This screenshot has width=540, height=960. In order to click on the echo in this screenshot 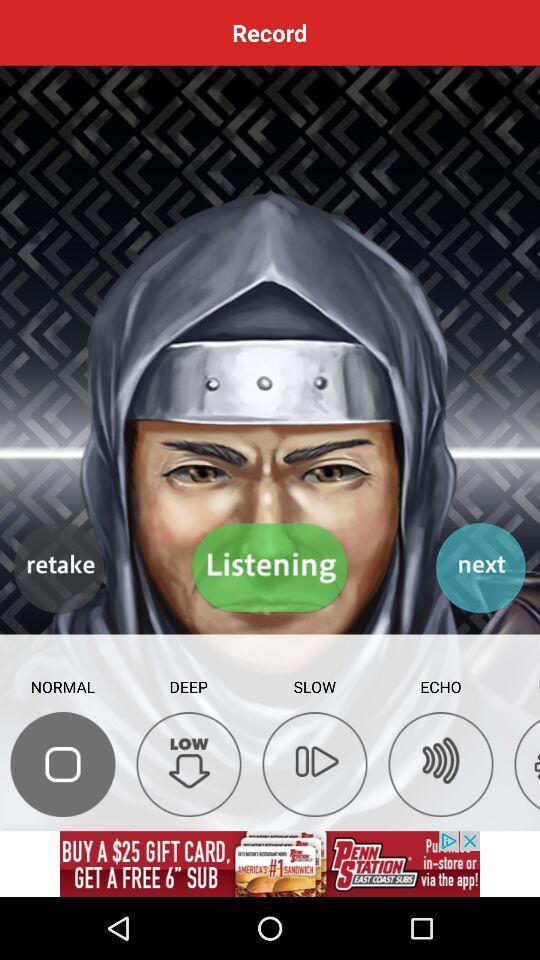, I will do `click(441, 763)`.